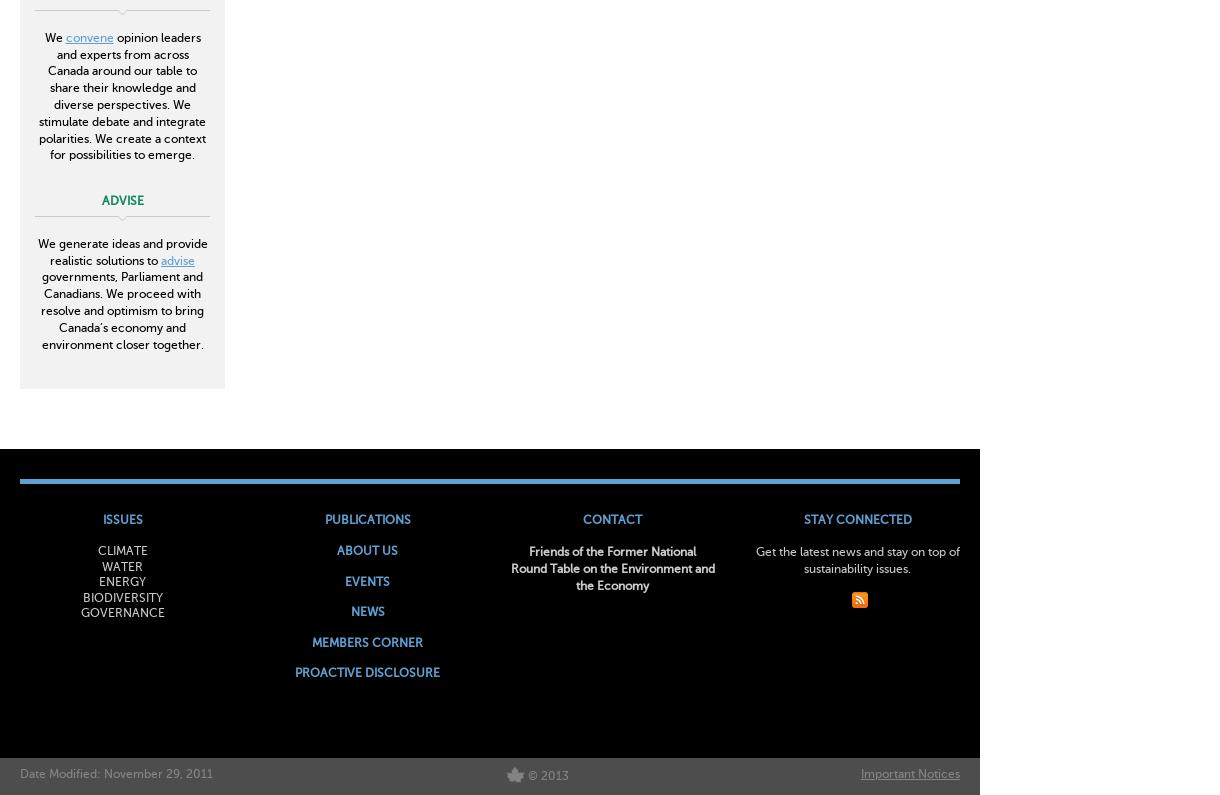 The height and width of the screenshot is (795, 1220). What do you see at coordinates (122, 581) in the screenshot?
I see `'ENERGY'` at bounding box center [122, 581].